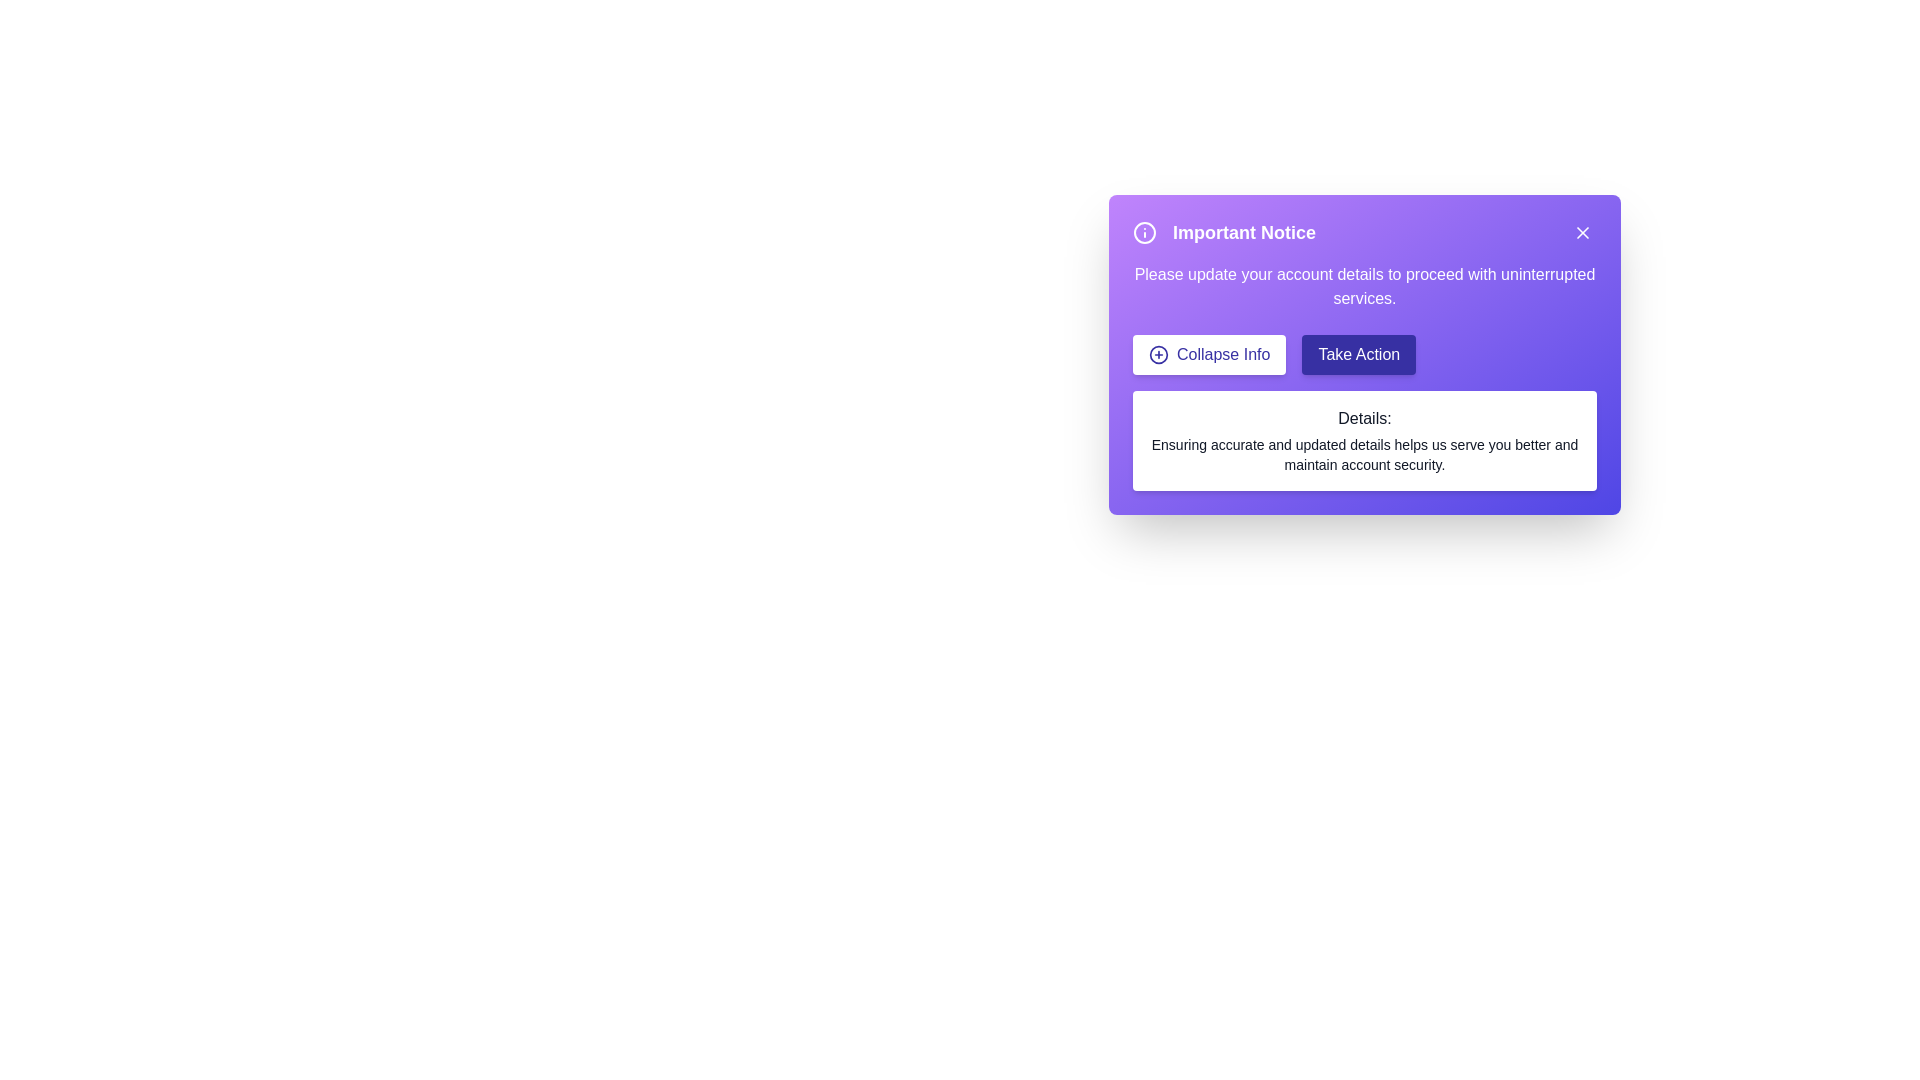 This screenshot has width=1920, height=1080. I want to click on the 'Take Action' button to trigger its functionality, so click(1359, 353).